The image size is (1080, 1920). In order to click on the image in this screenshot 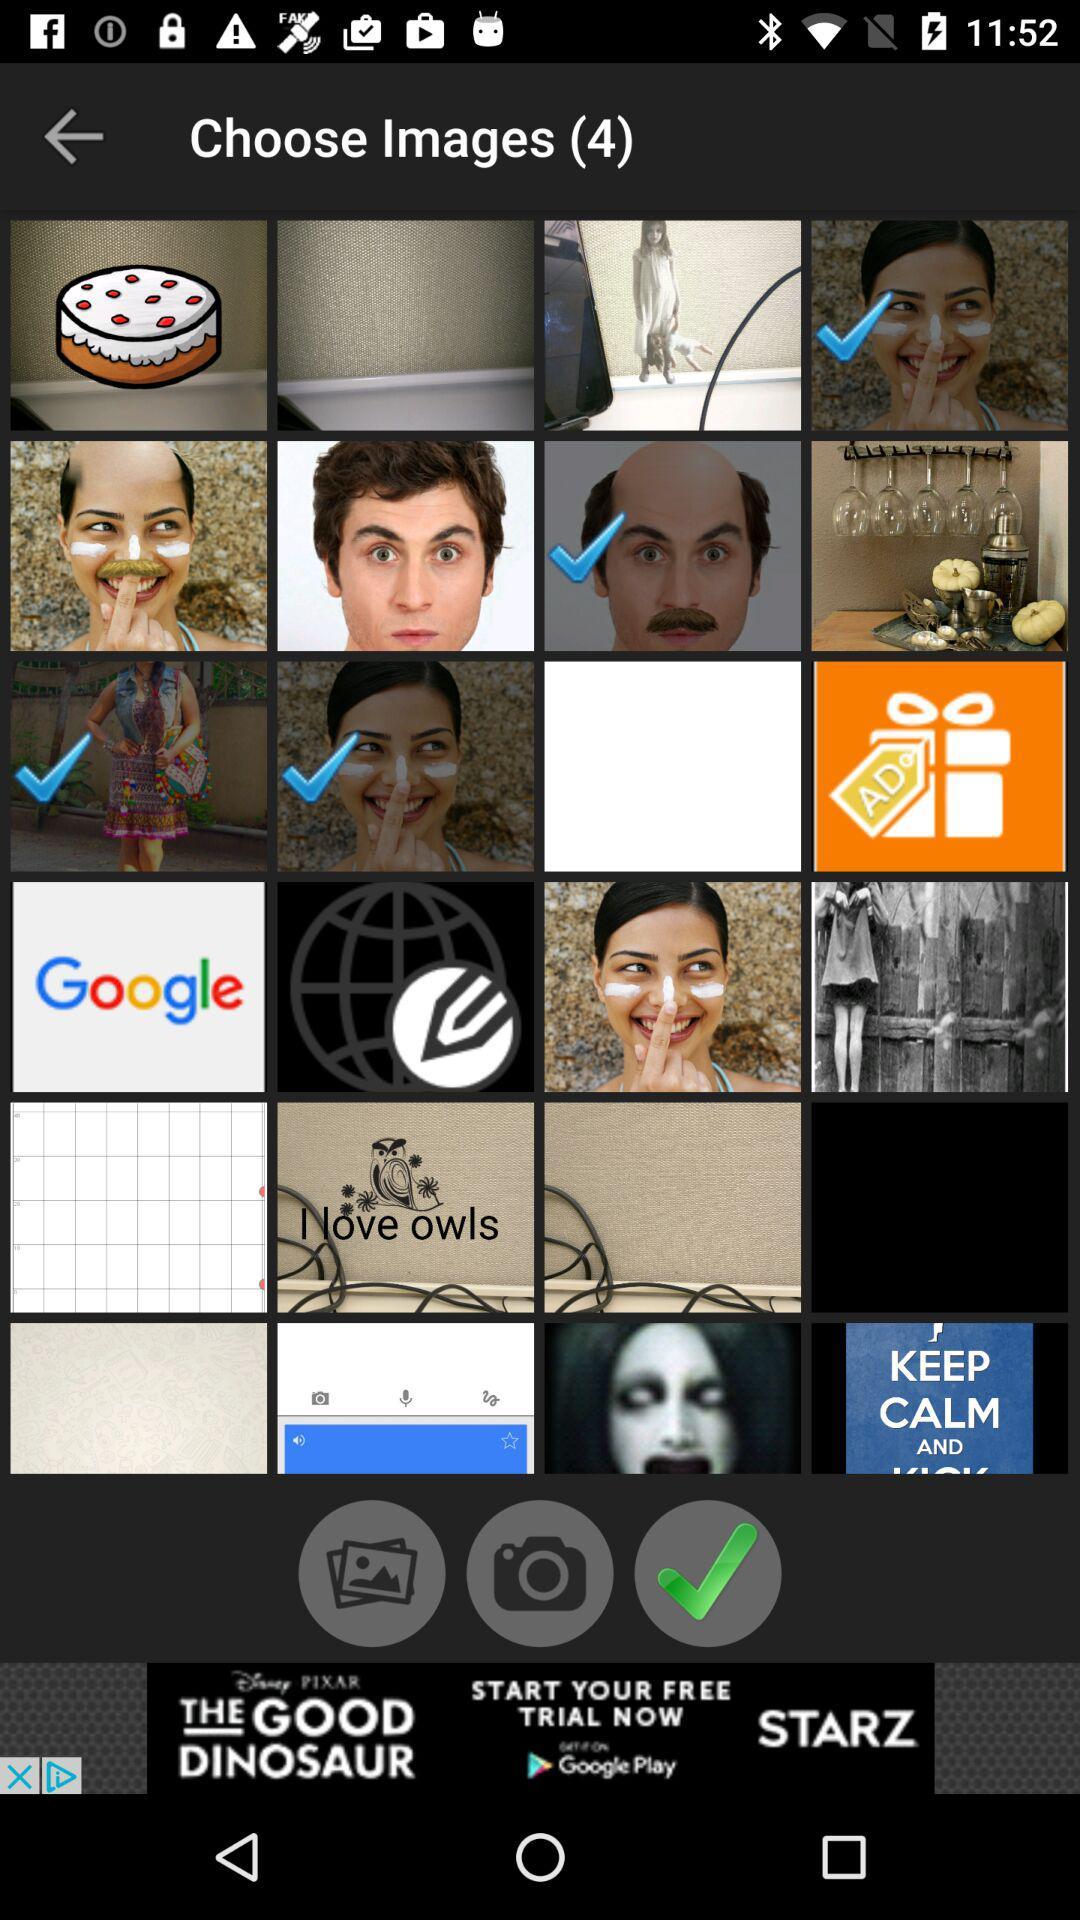, I will do `click(672, 987)`.